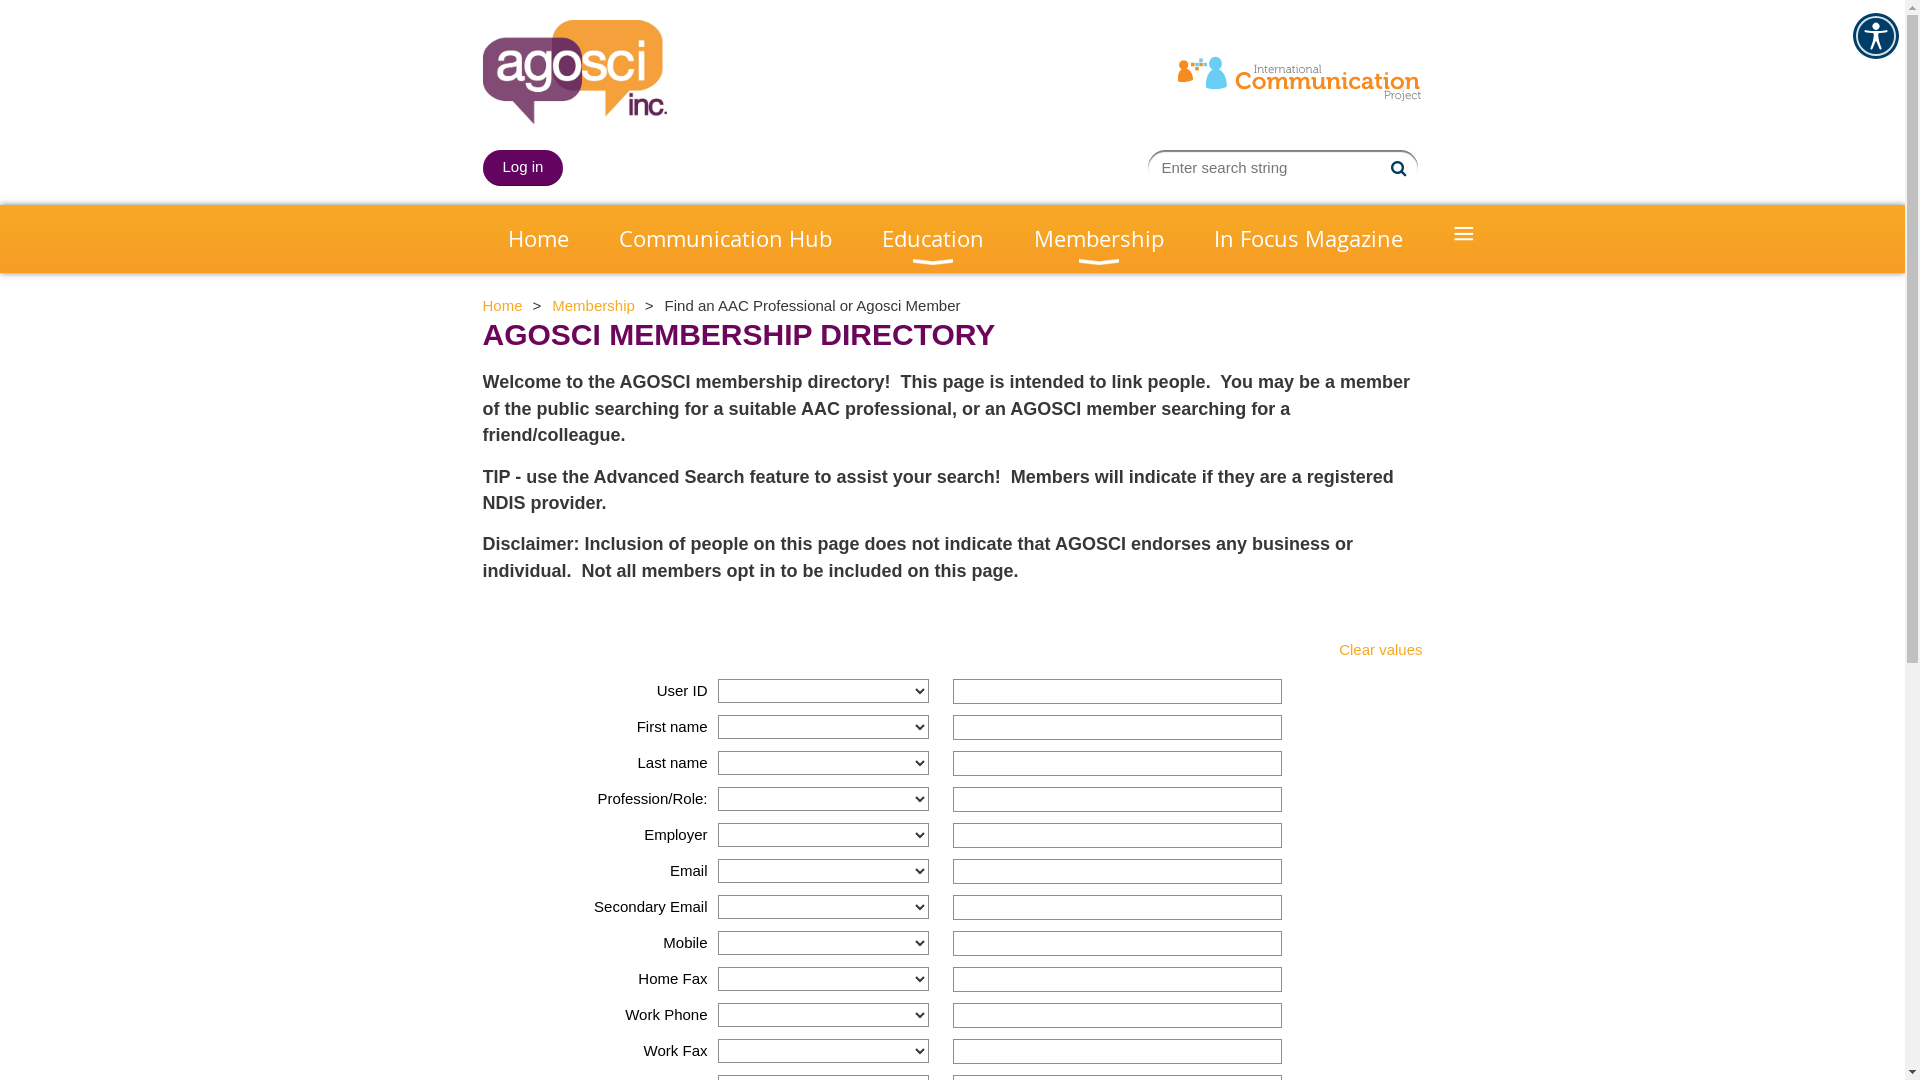 Image resolution: width=1920 pixels, height=1080 pixels. Describe the element at coordinates (724, 238) in the screenshot. I see `'Communication Hub'` at that location.